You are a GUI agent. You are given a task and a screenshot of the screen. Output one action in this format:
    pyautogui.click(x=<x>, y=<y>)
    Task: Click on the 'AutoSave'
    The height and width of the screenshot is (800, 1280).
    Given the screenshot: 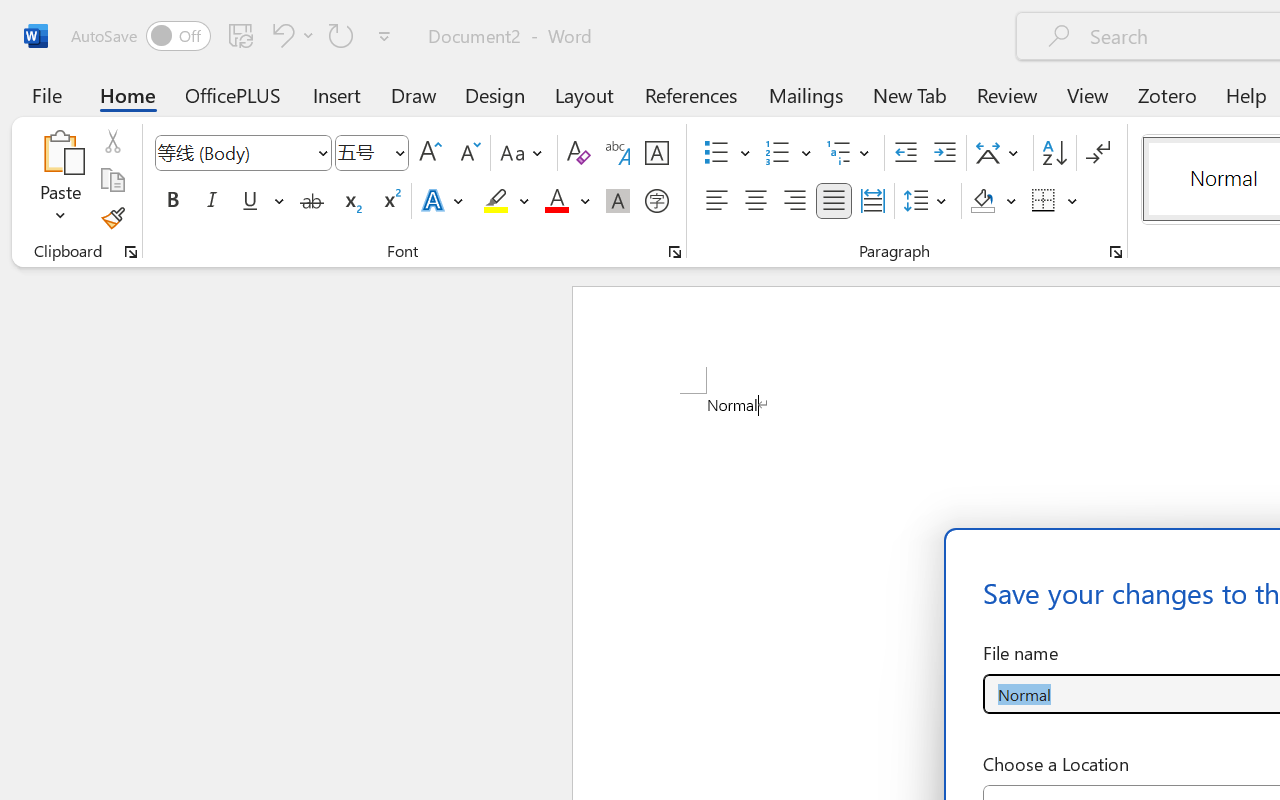 What is the action you would take?
    pyautogui.click(x=139, y=35)
    